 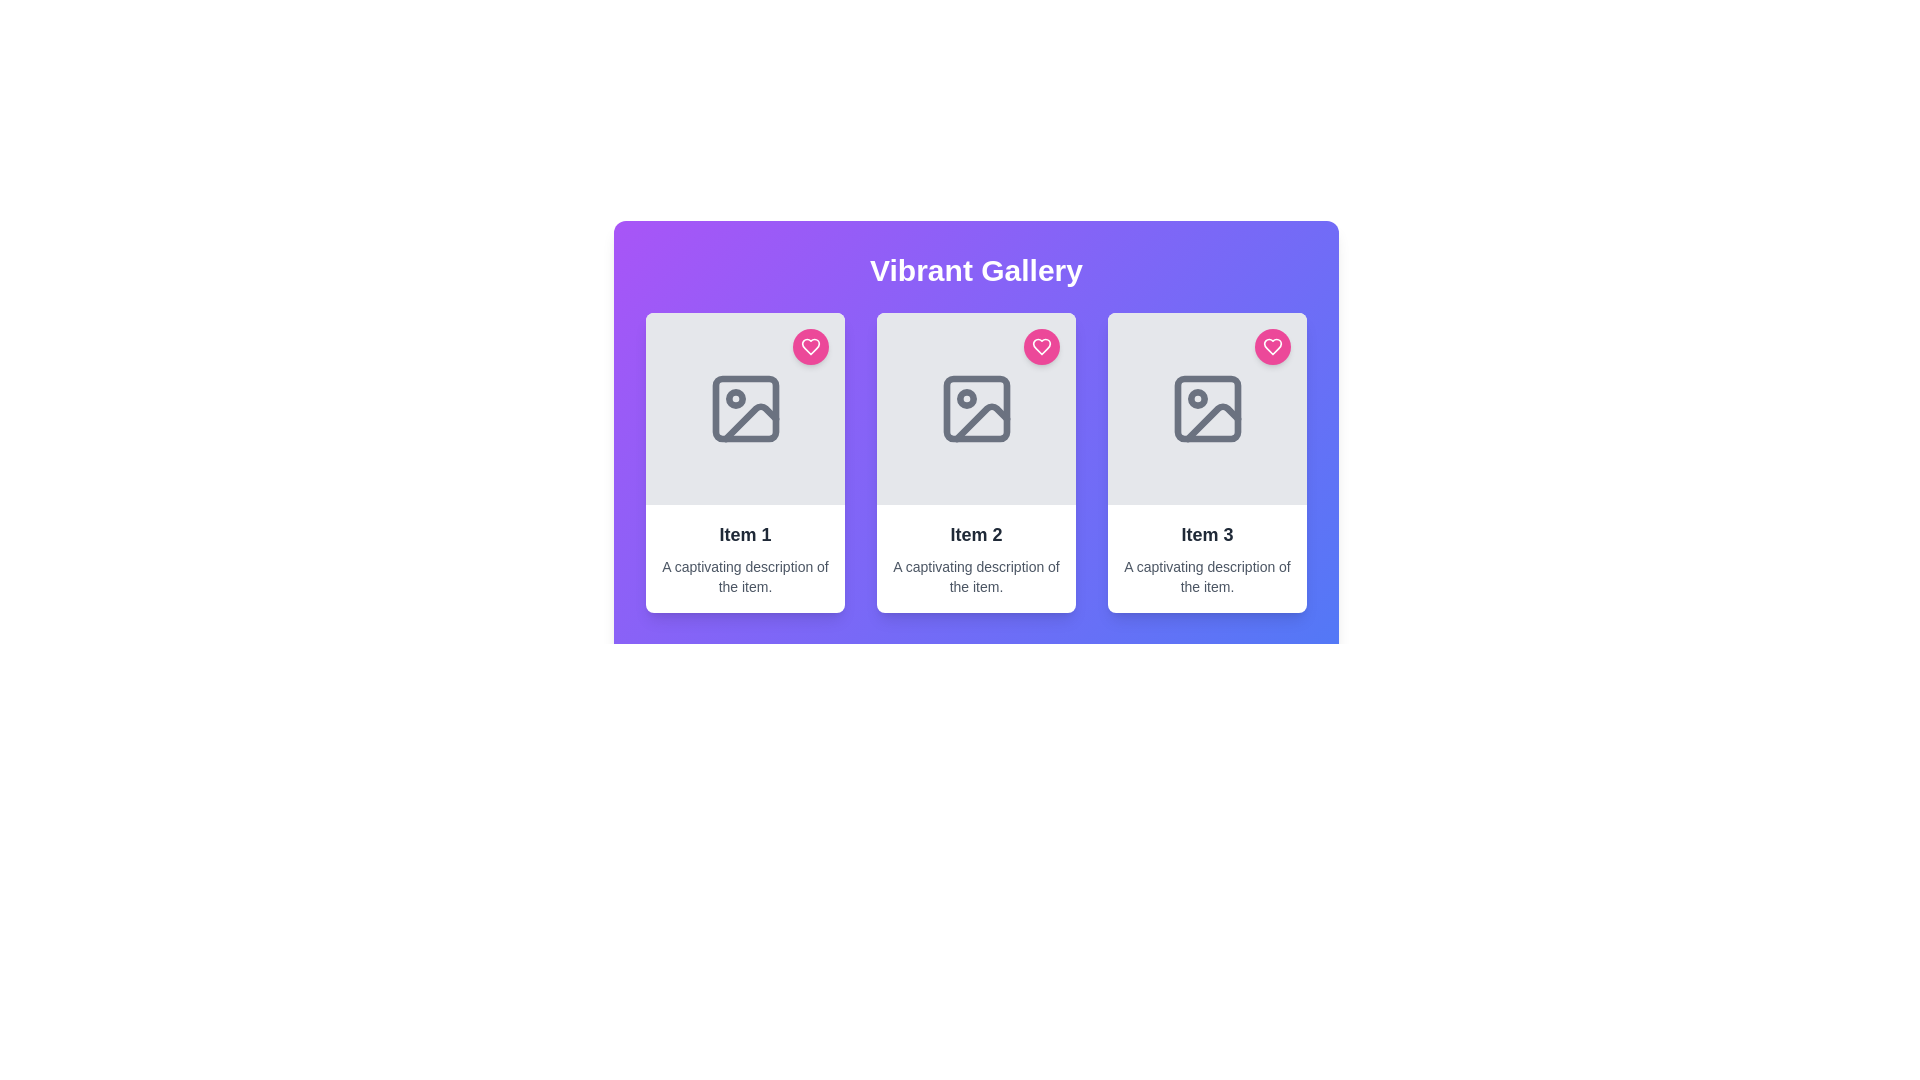 I want to click on the icon resembling an image frame located, so click(x=744, y=407).